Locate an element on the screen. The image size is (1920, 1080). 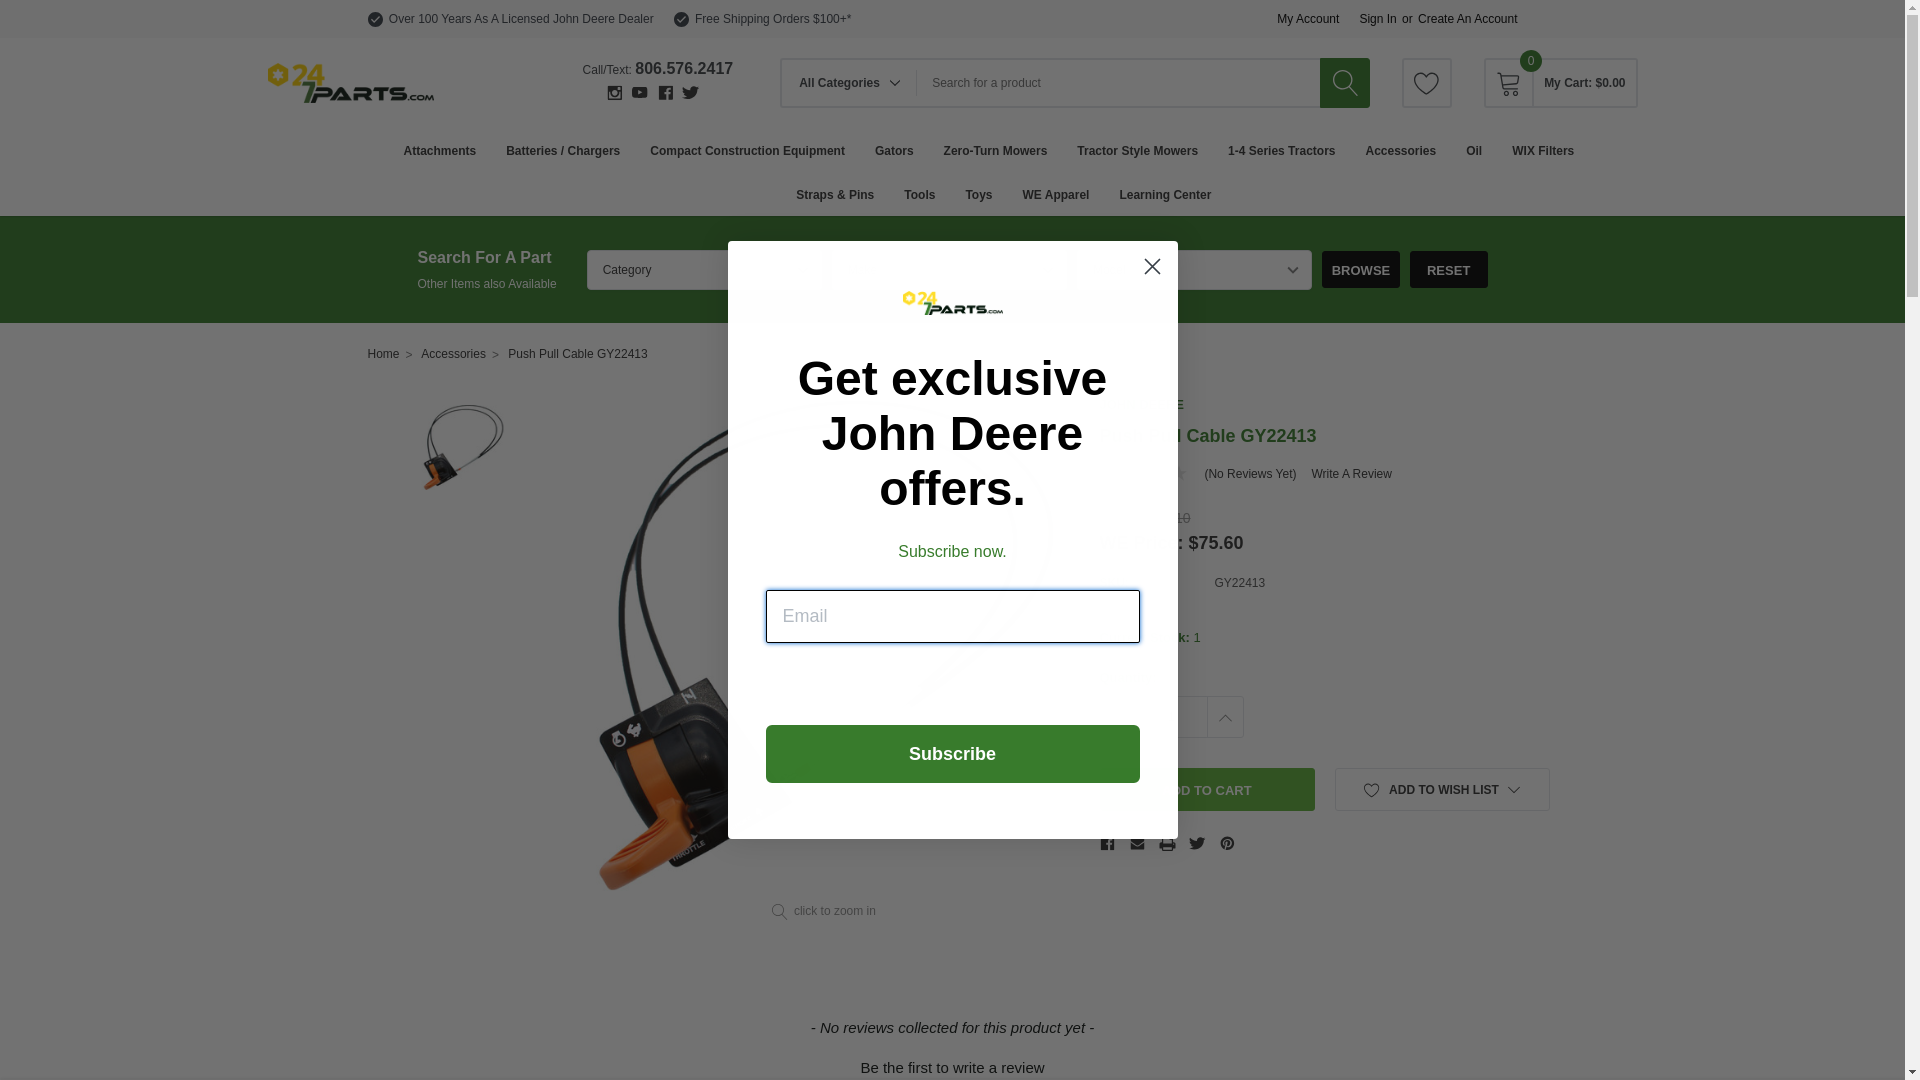
'RESET' is located at coordinates (1409, 268).